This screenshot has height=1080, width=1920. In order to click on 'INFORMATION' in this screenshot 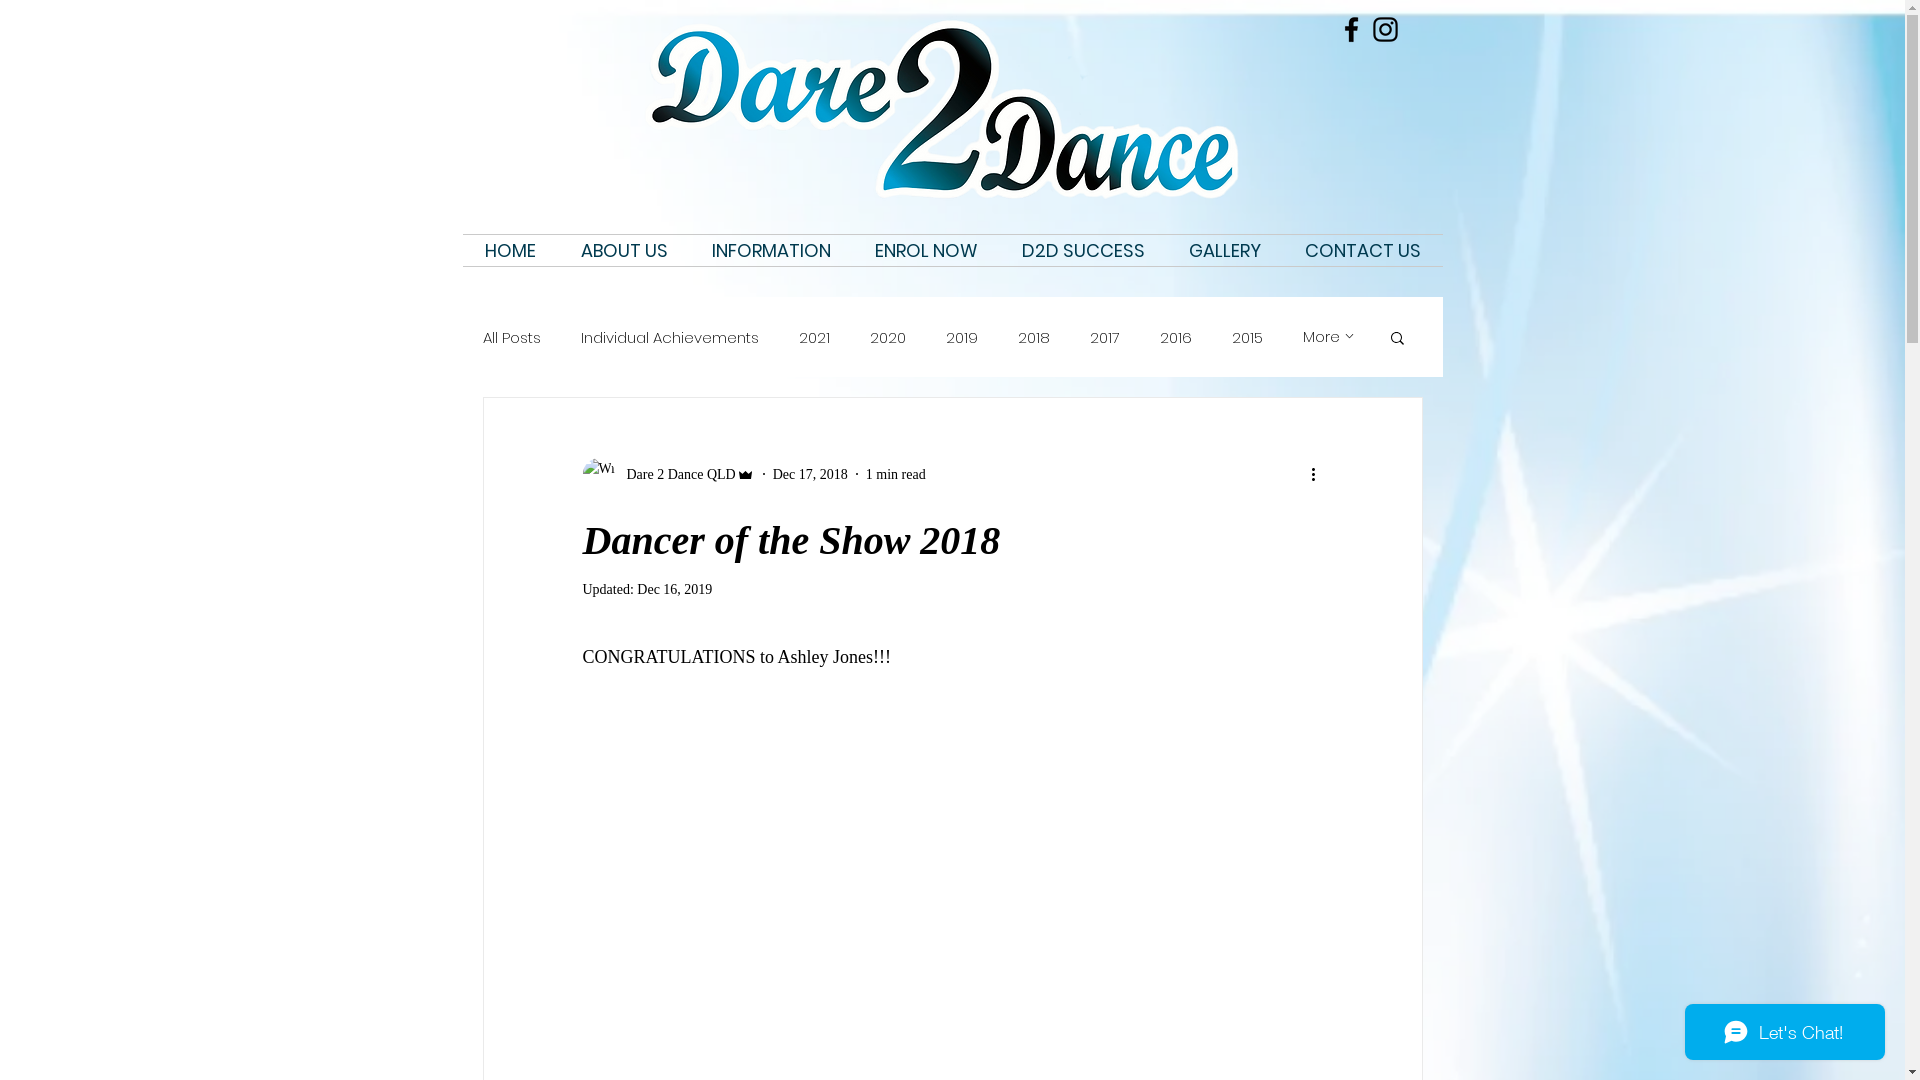, I will do `click(690, 249)`.